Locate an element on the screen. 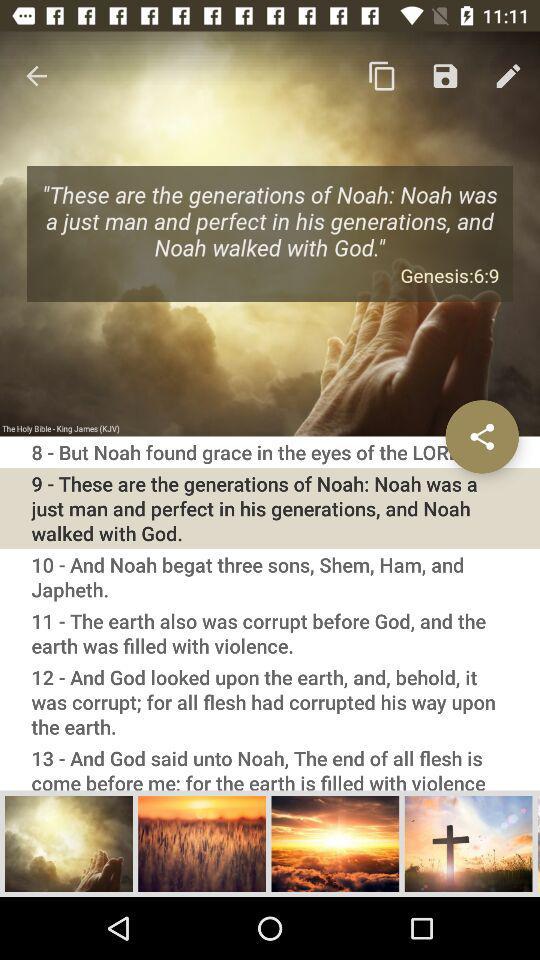 Image resolution: width=540 pixels, height=960 pixels. item at the bottom left corner is located at coordinates (68, 842).